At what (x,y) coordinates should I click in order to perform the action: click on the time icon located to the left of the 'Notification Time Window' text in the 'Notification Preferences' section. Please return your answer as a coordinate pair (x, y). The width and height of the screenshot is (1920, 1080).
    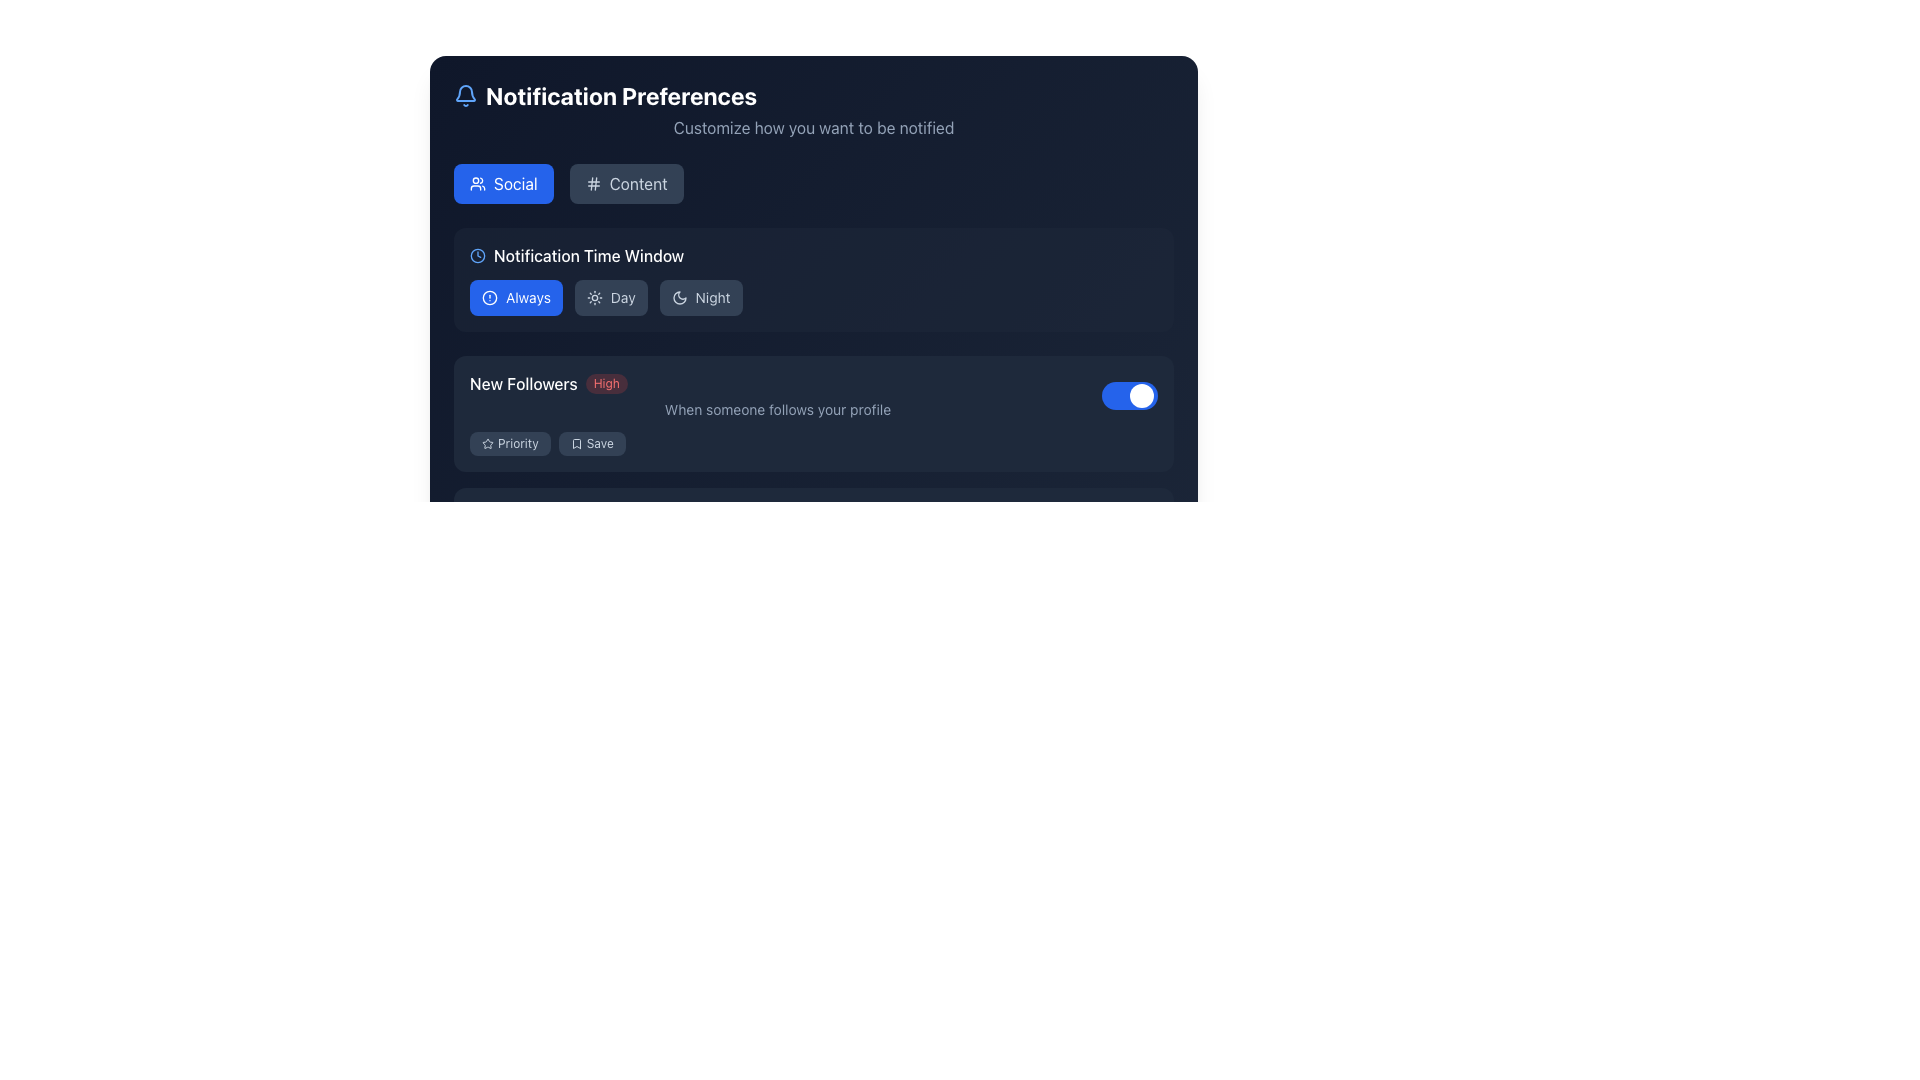
    Looking at the image, I should click on (477, 254).